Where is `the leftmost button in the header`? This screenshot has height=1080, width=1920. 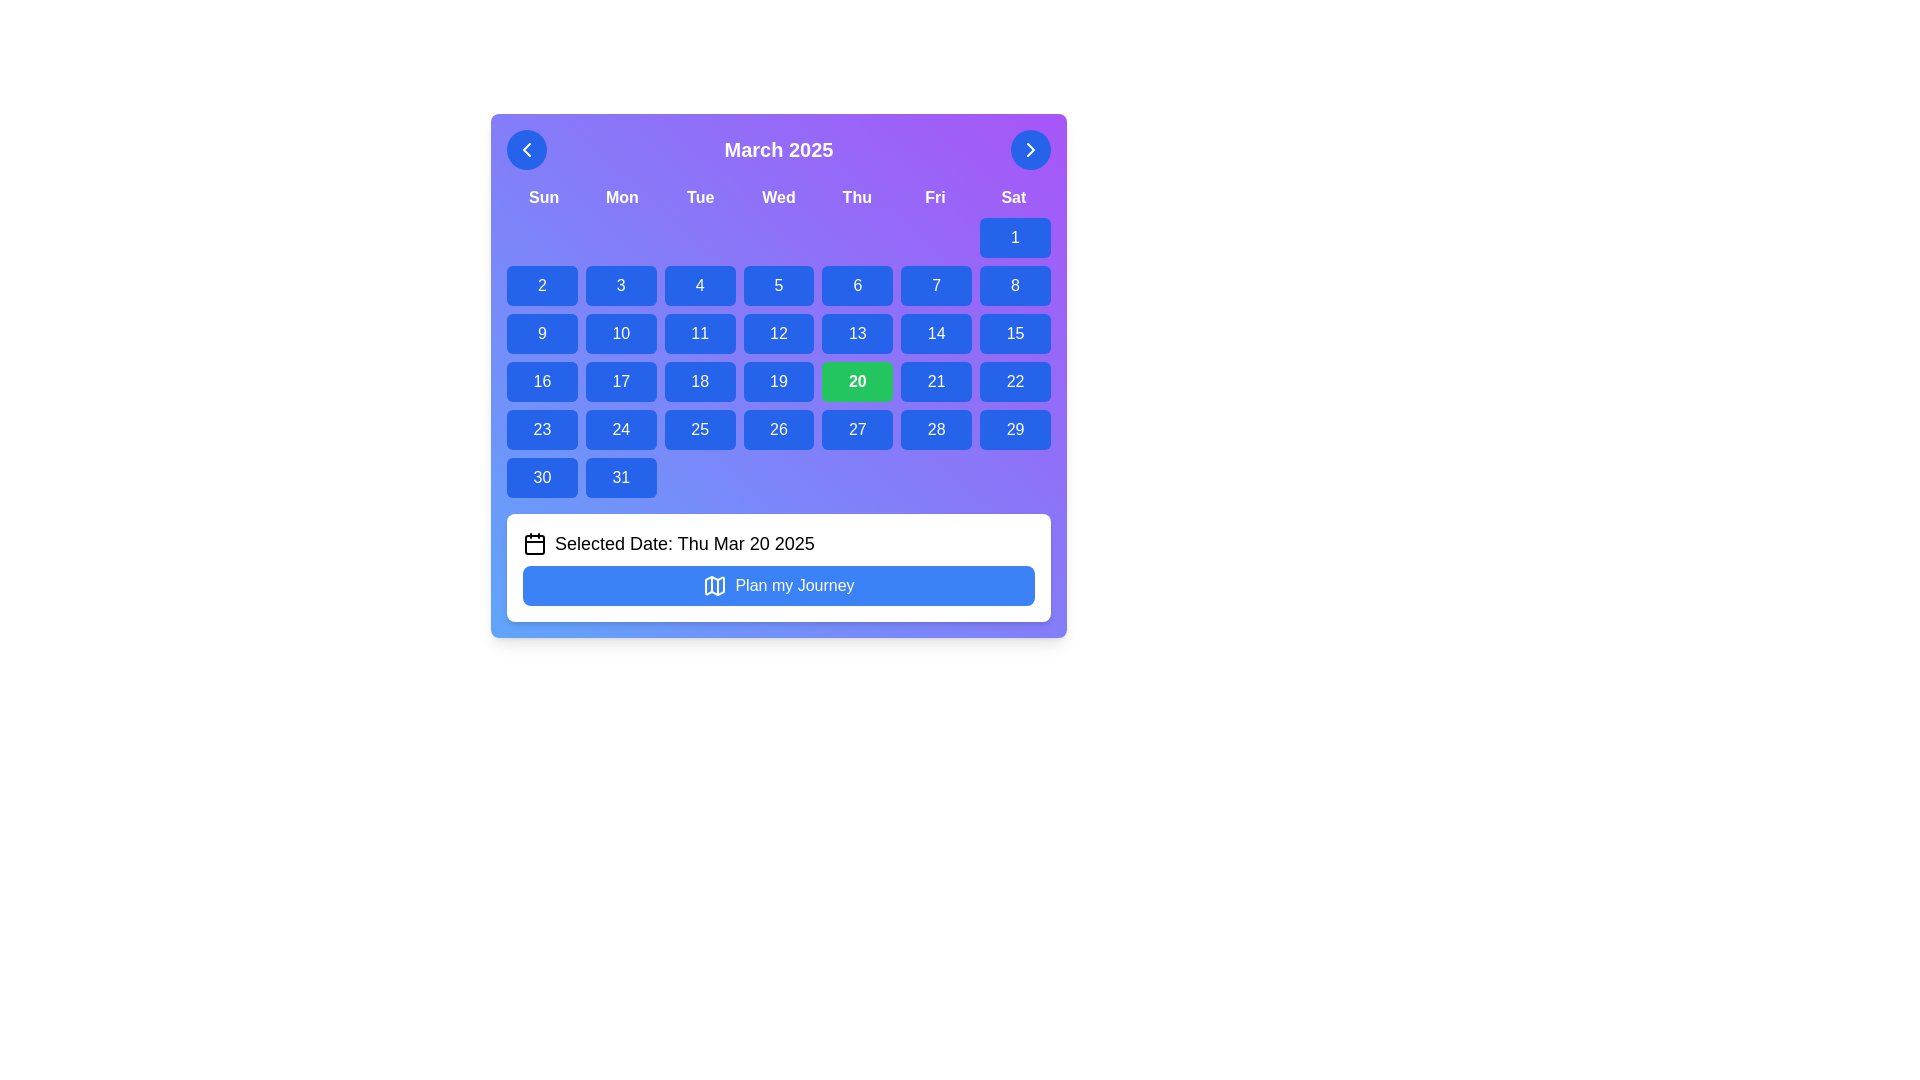
the leftmost button in the header is located at coordinates (527, 149).